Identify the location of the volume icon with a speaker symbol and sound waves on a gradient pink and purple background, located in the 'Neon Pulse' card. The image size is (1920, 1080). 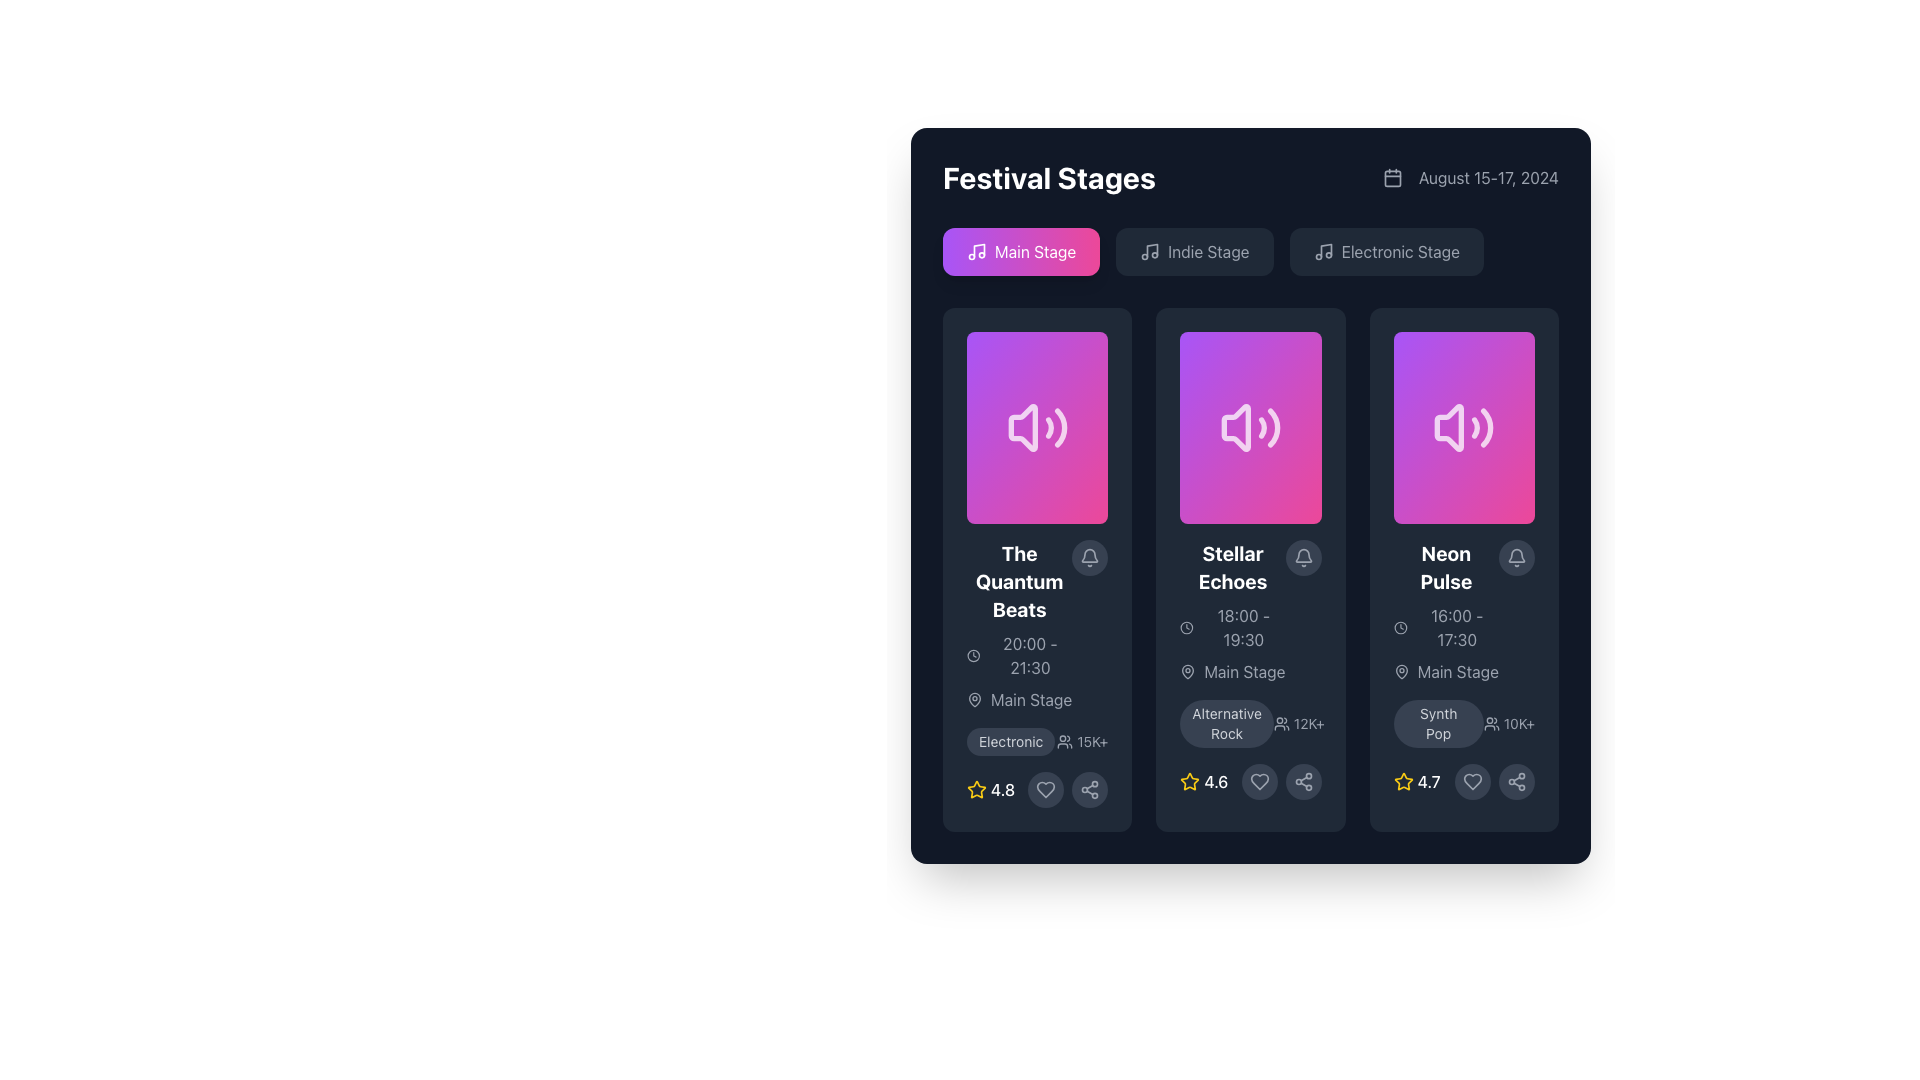
(1464, 427).